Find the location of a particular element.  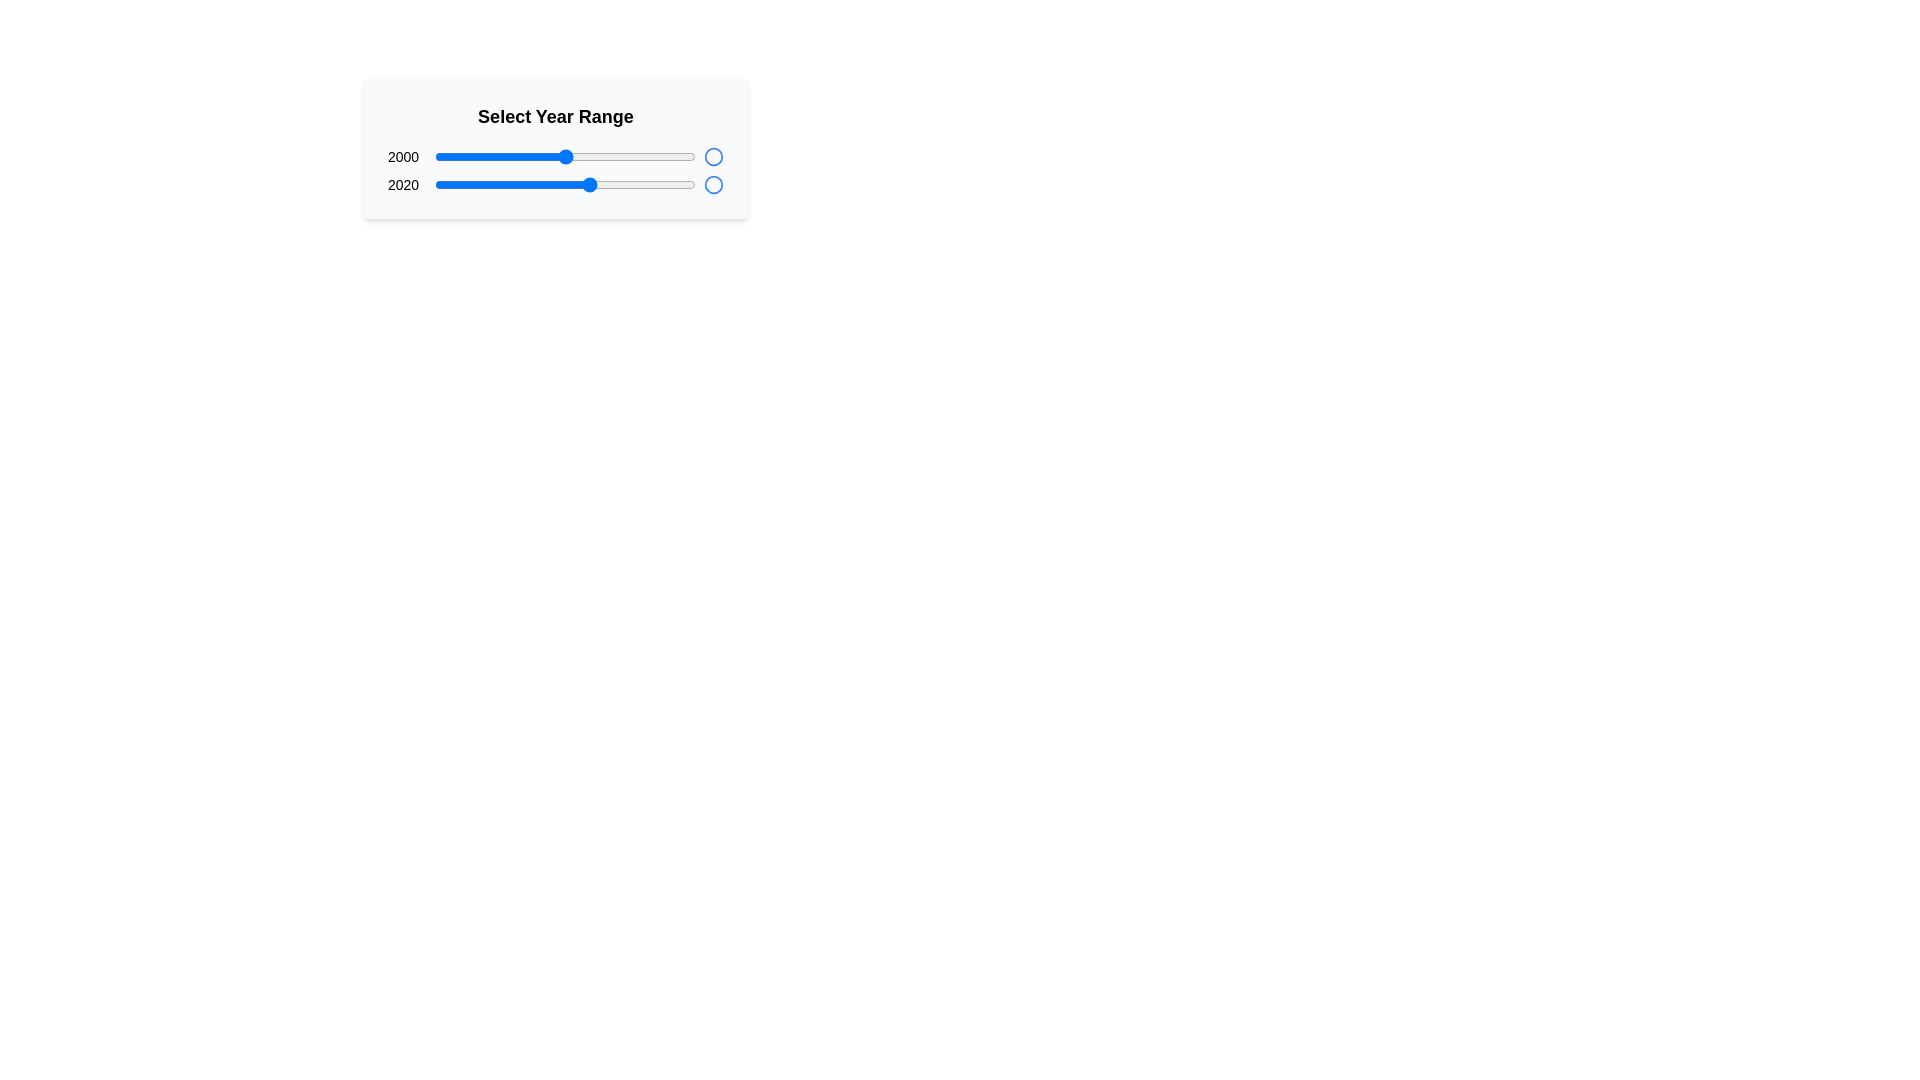

the year value is located at coordinates (445, 185).